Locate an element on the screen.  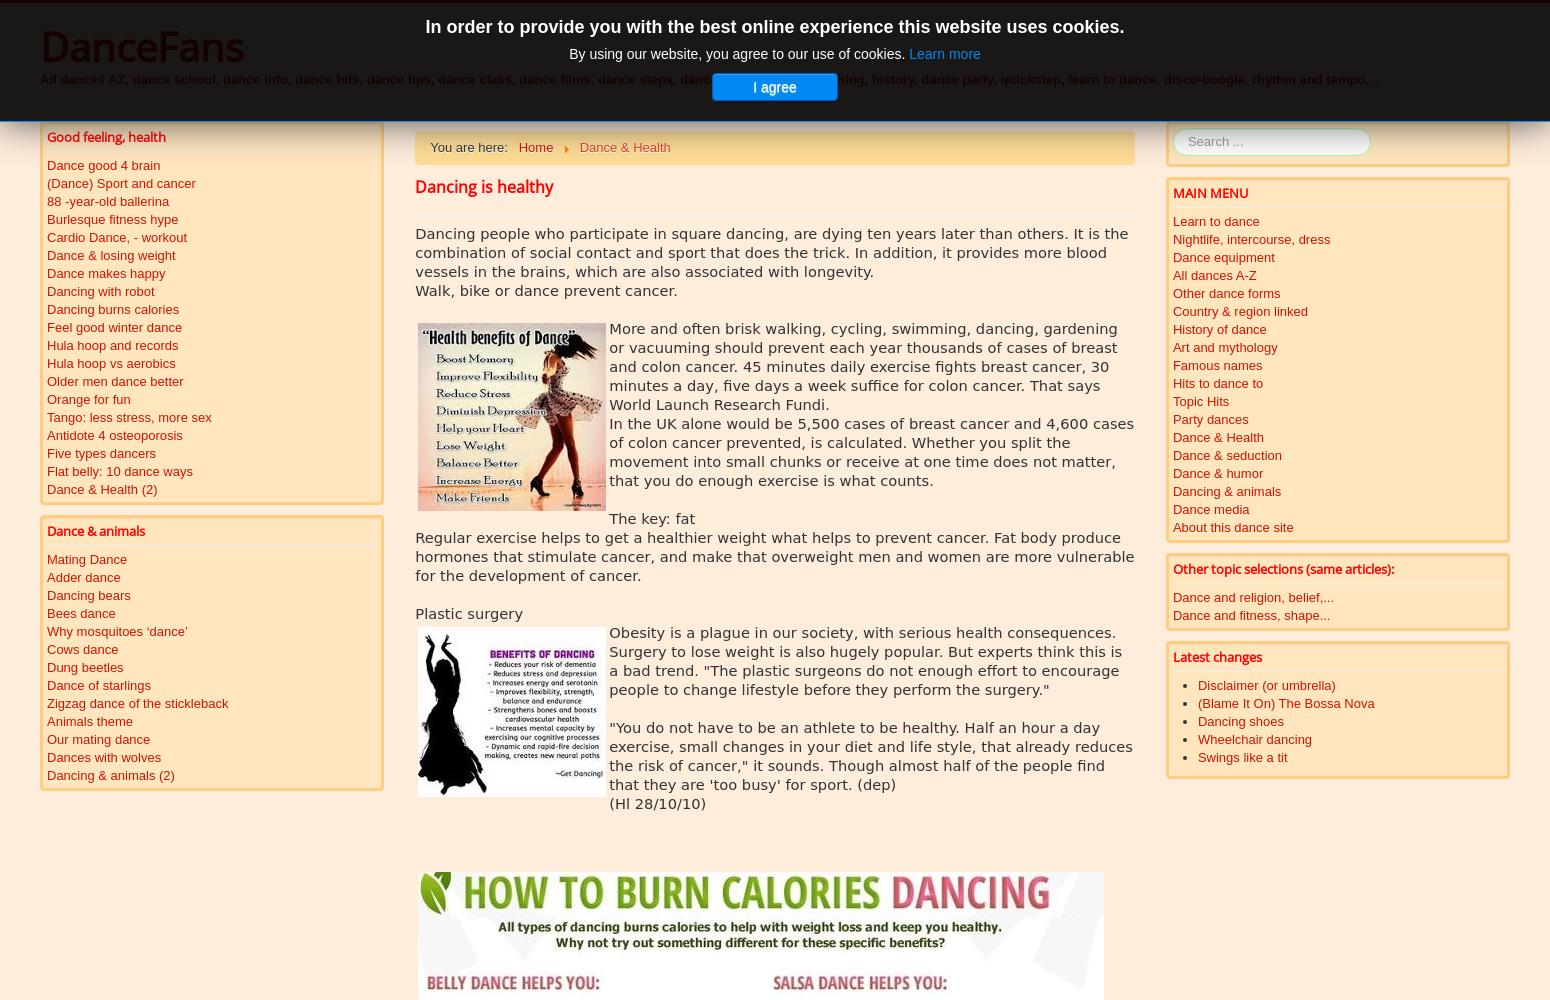
'(Dance) Sport and cancer' is located at coordinates (45, 183).